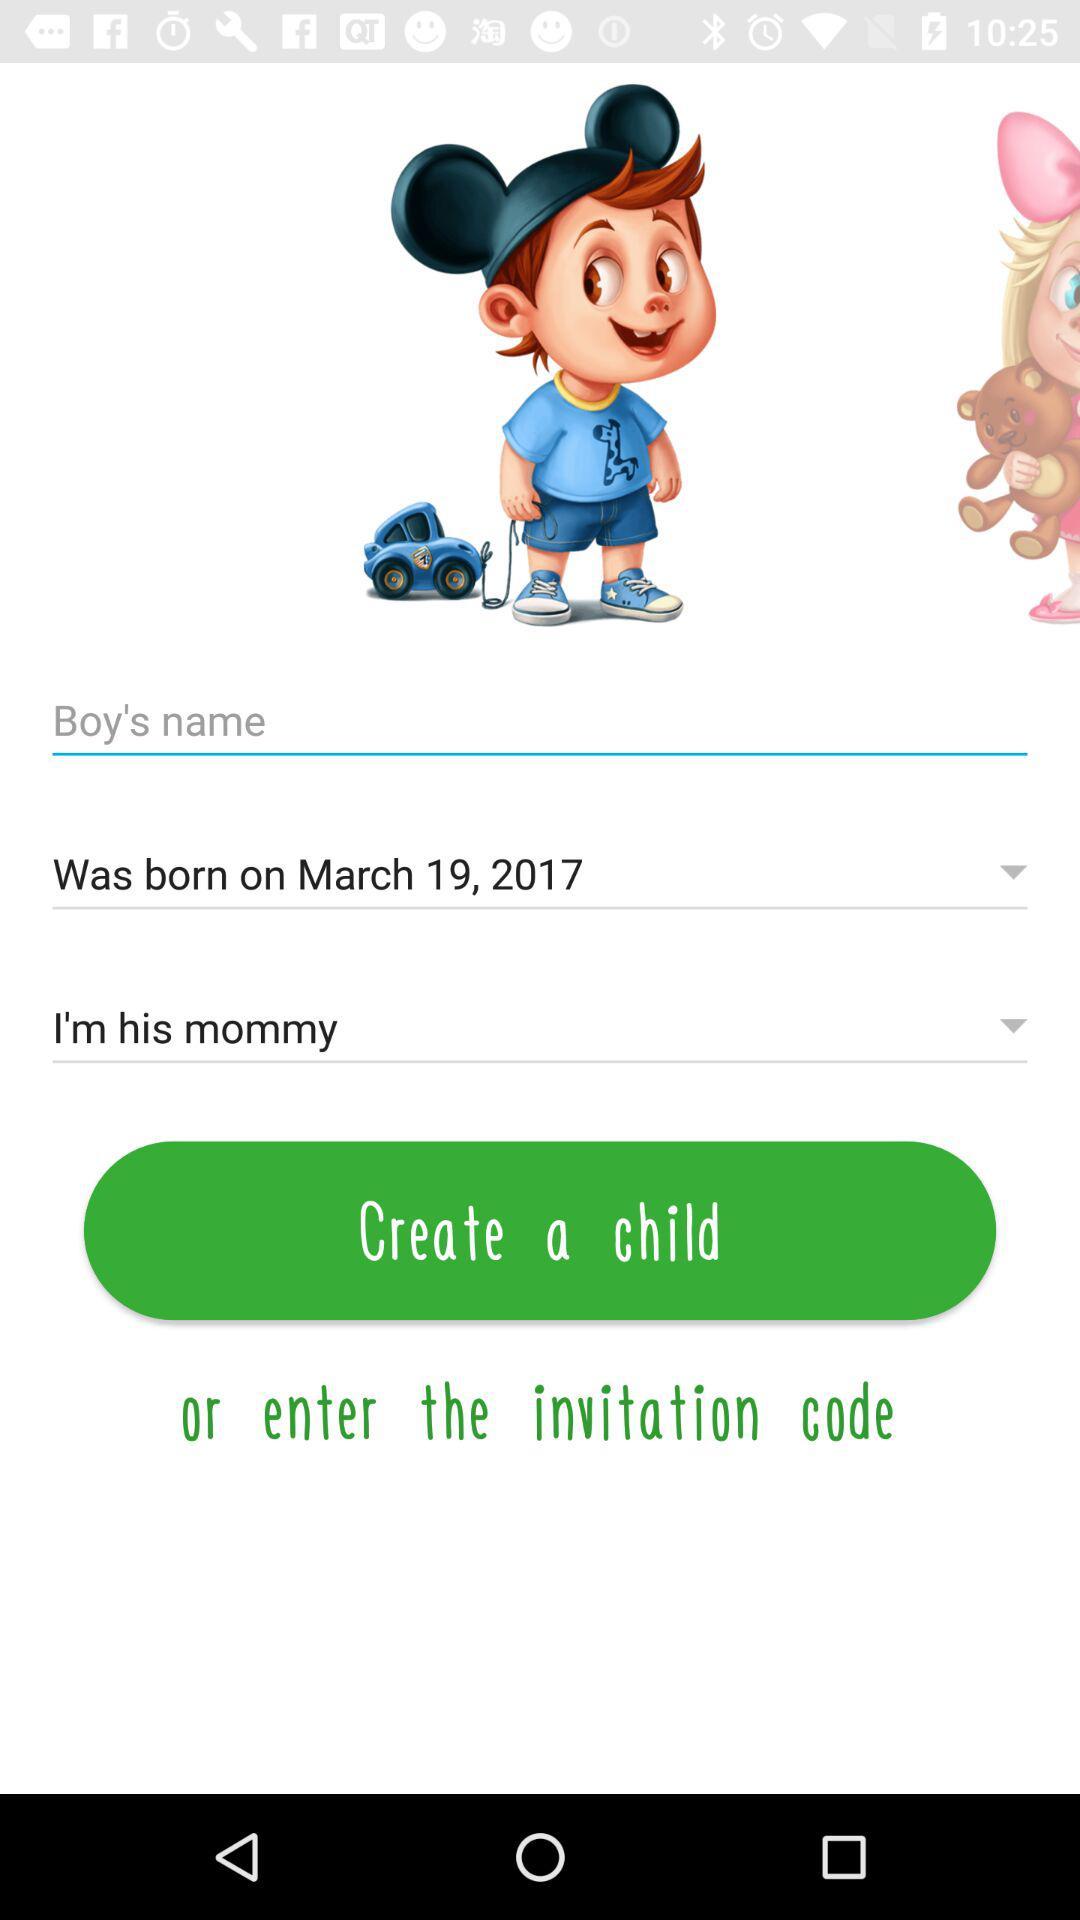 Image resolution: width=1080 pixels, height=1920 pixels. Describe the element at coordinates (540, 874) in the screenshot. I see `the item above i m his item` at that location.